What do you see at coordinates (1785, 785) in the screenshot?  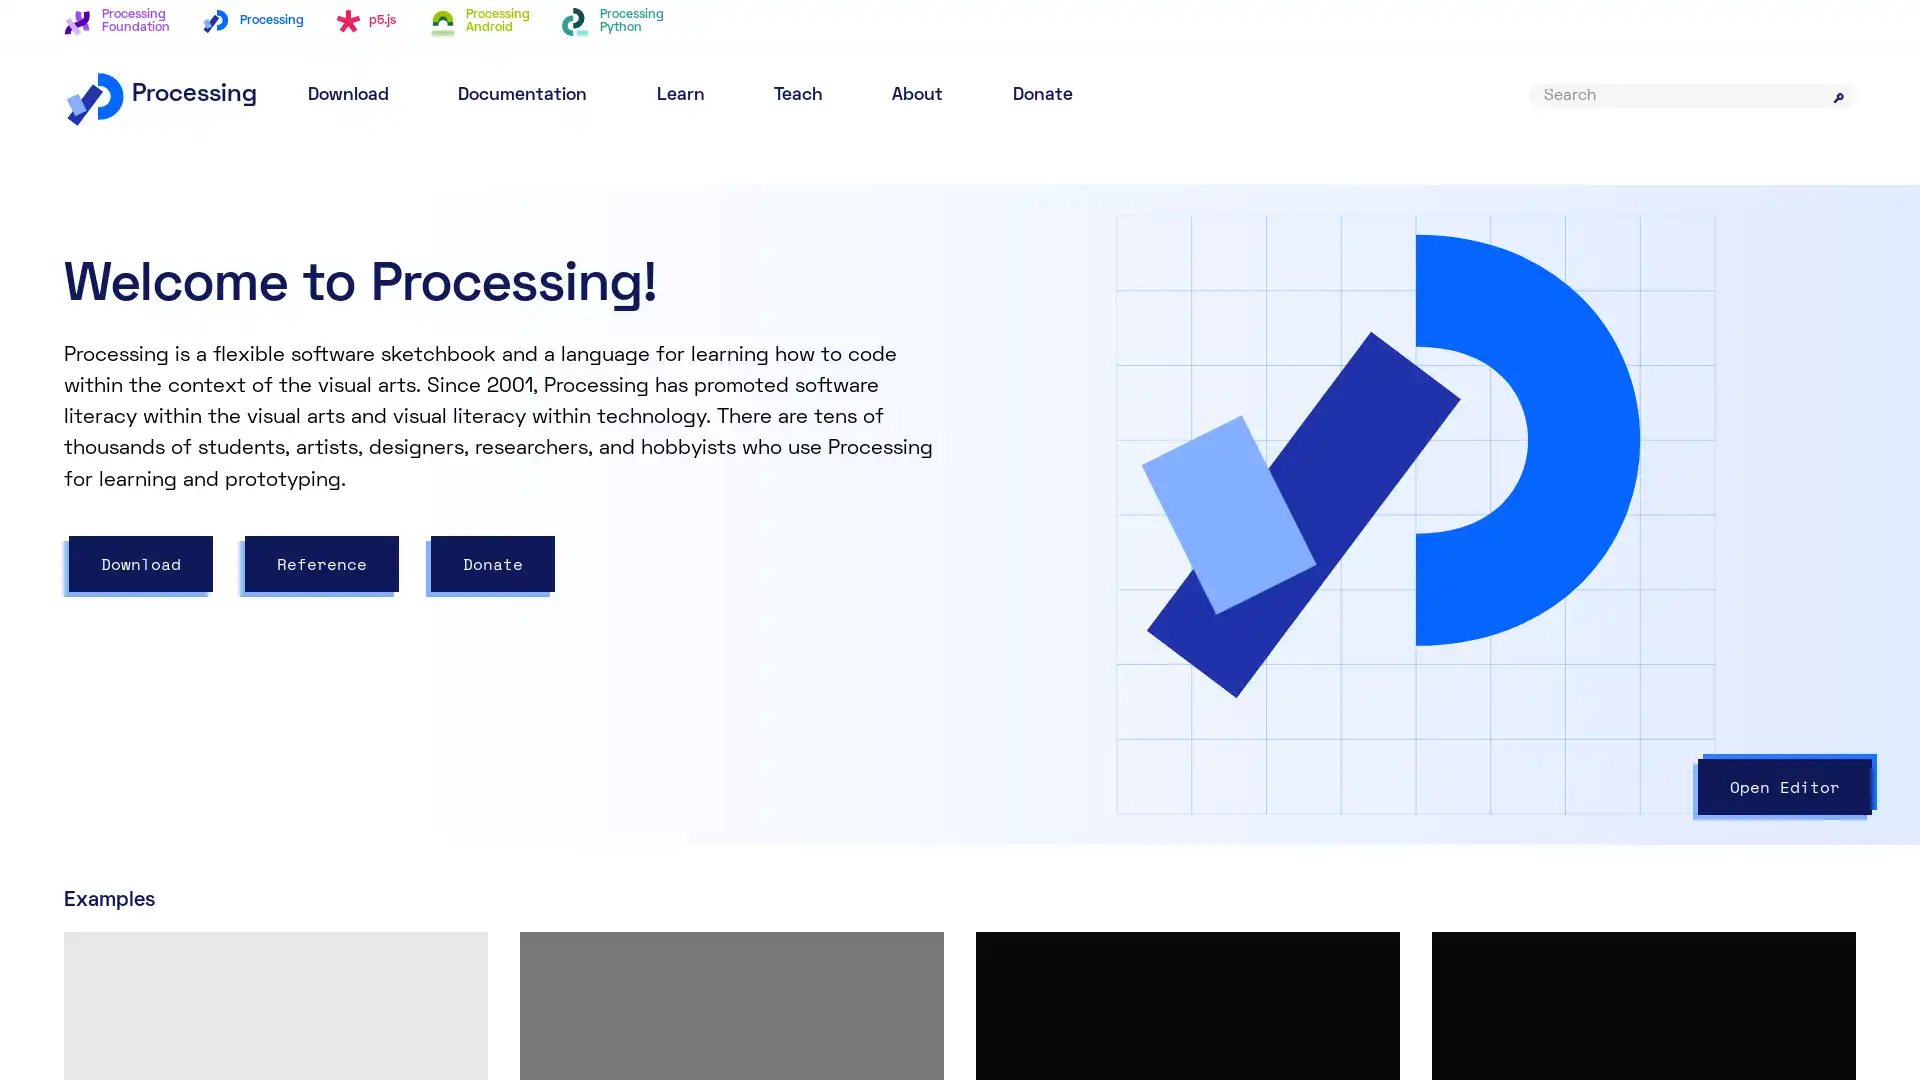 I see `Open Editor` at bounding box center [1785, 785].